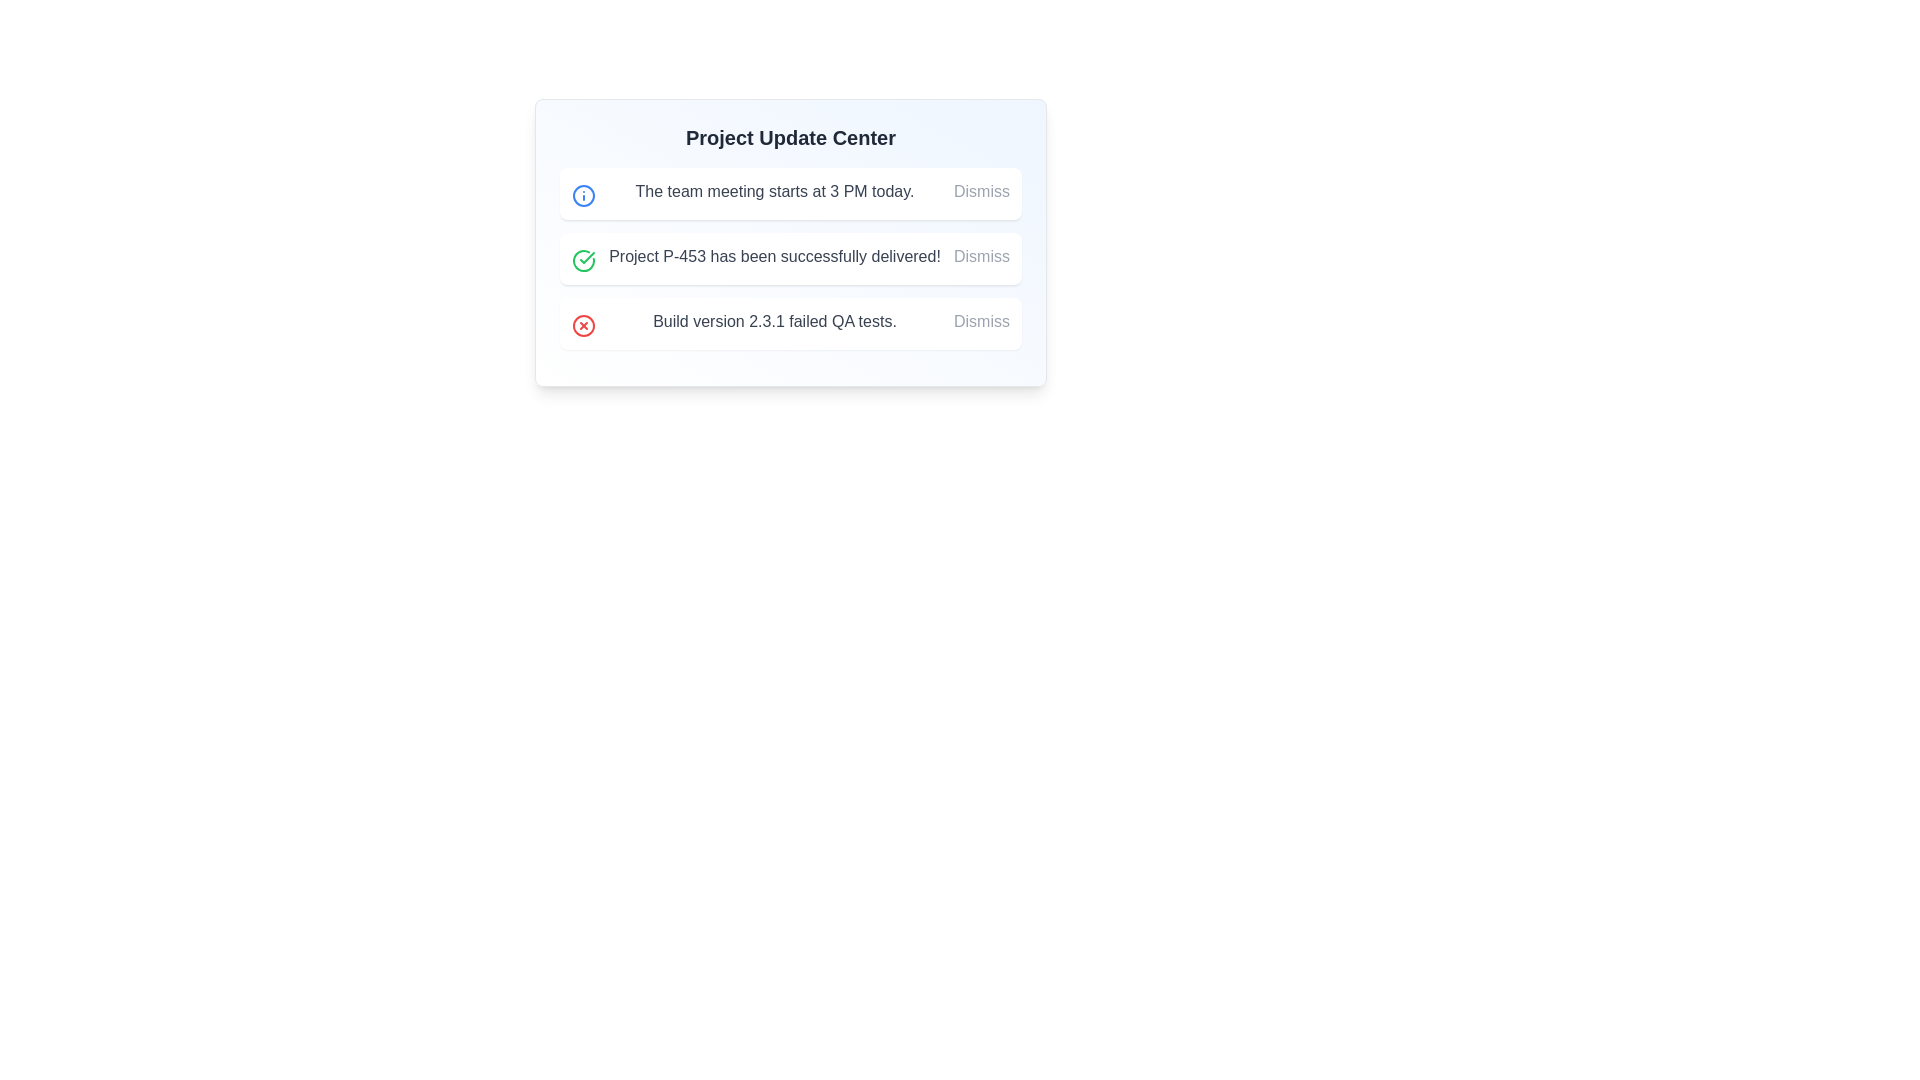 The width and height of the screenshot is (1920, 1080). I want to click on the clickable text link to dismiss the notification under the 'Project Update Center' header, located to the right of the notification text 'The team meeting starts at 3 PM today.', so click(982, 192).